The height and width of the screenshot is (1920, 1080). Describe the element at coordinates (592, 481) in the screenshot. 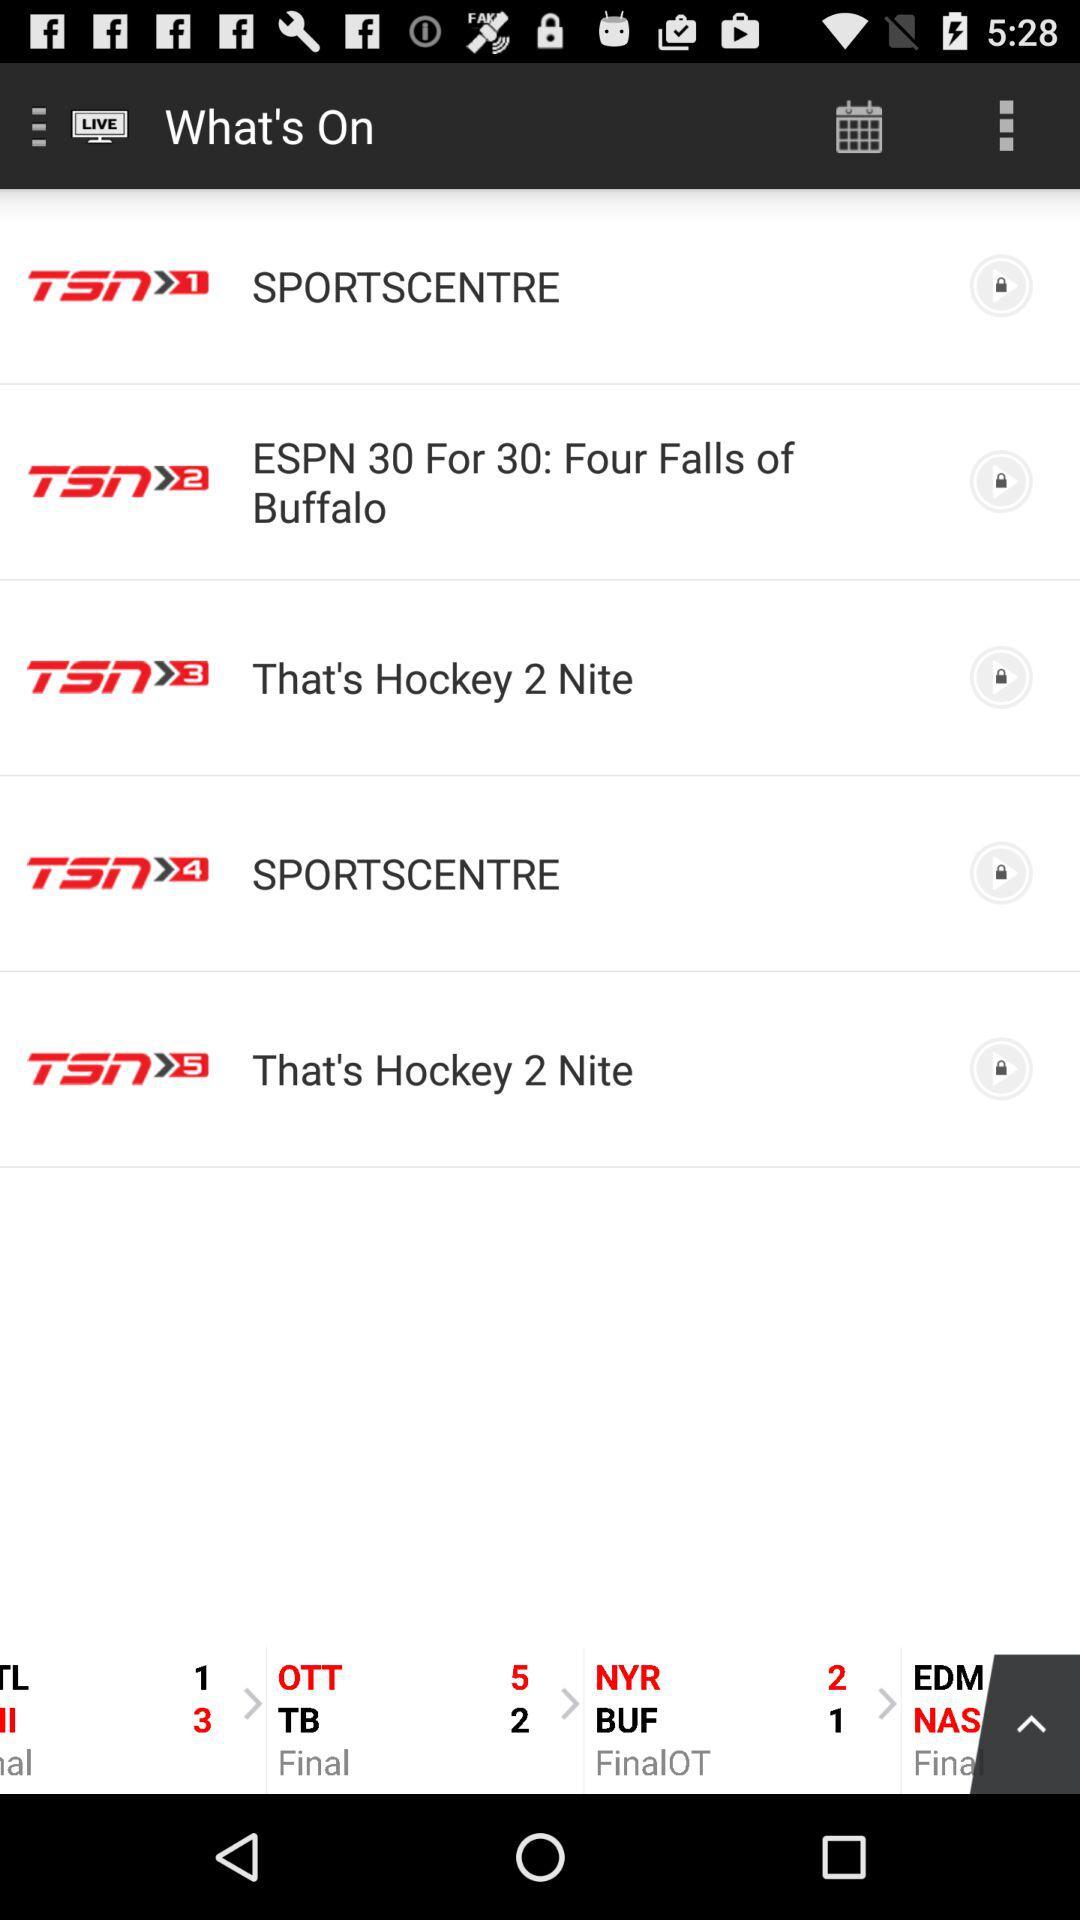

I see `espn 30 for icon` at that location.